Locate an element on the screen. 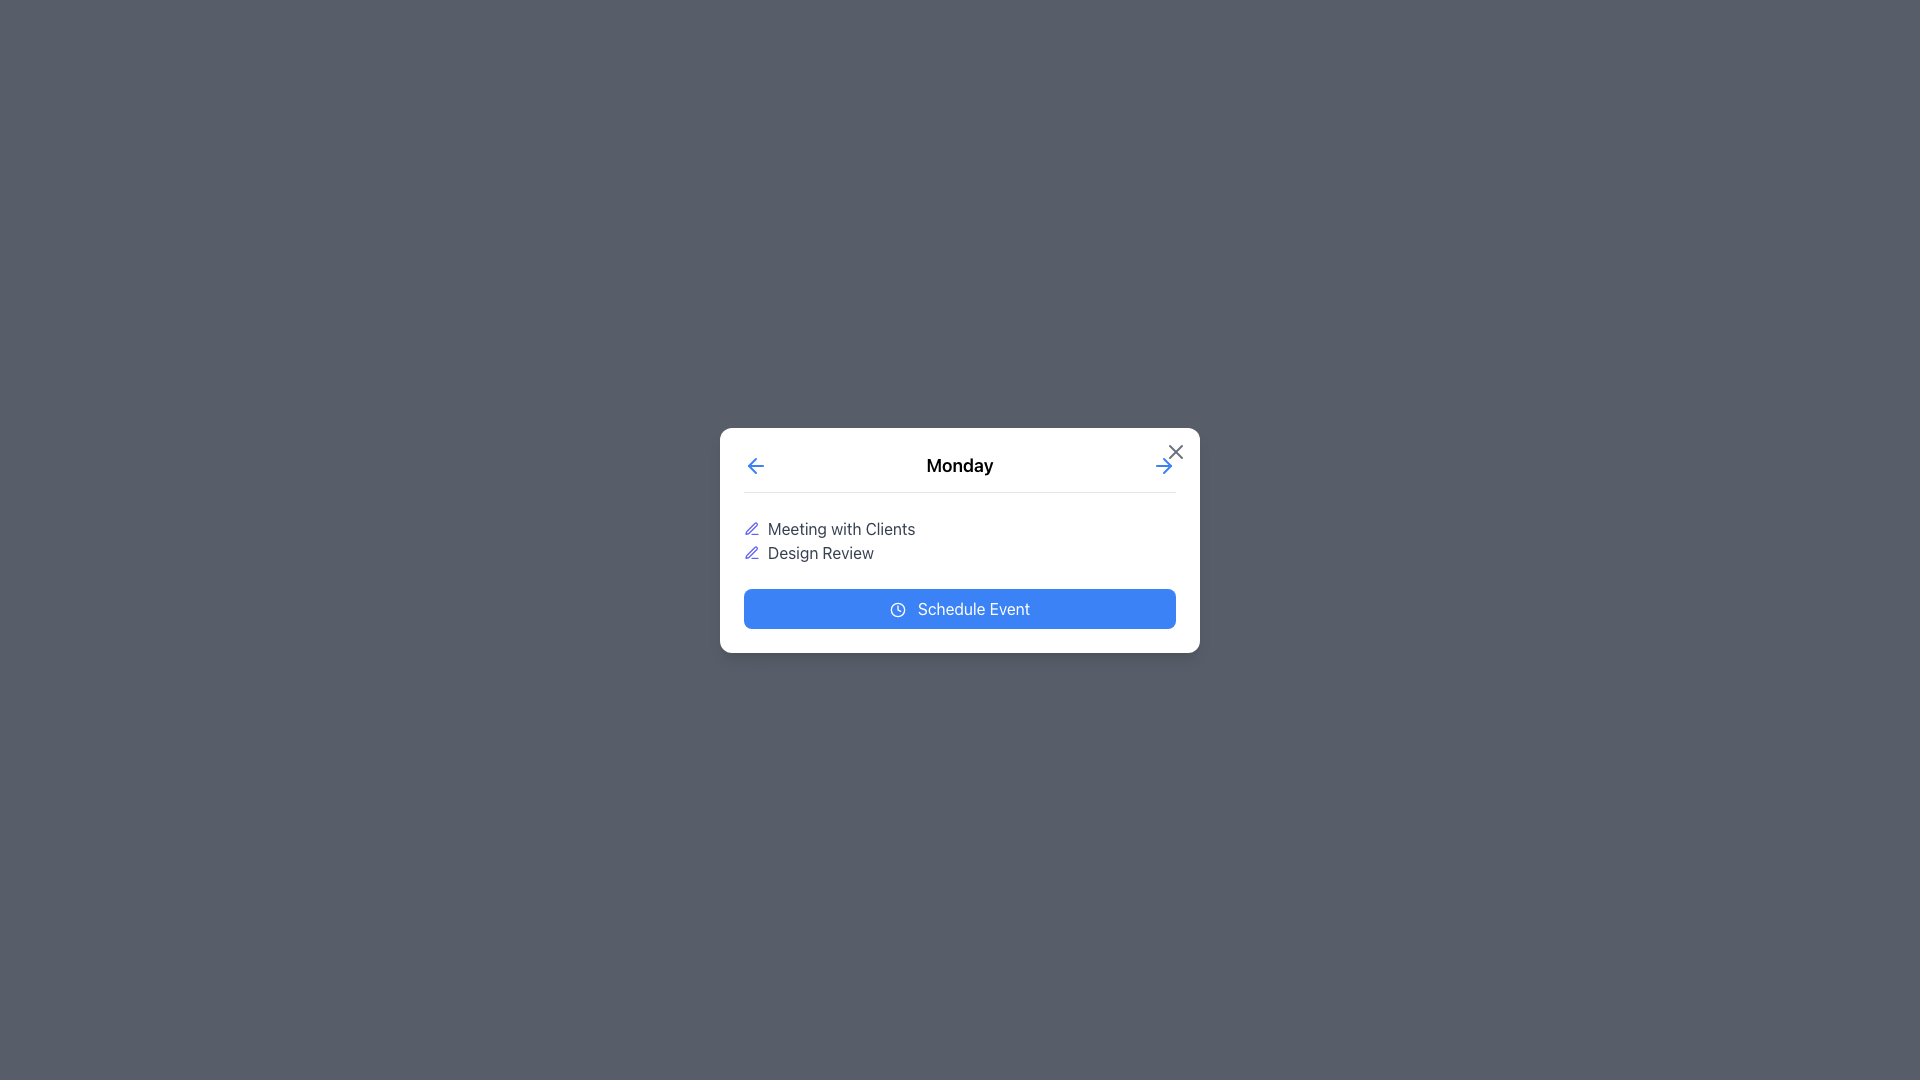 The image size is (1920, 1080). the Close Button located in the top-right corner of the dialog box to observe the color change effect is located at coordinates (1176, 451).